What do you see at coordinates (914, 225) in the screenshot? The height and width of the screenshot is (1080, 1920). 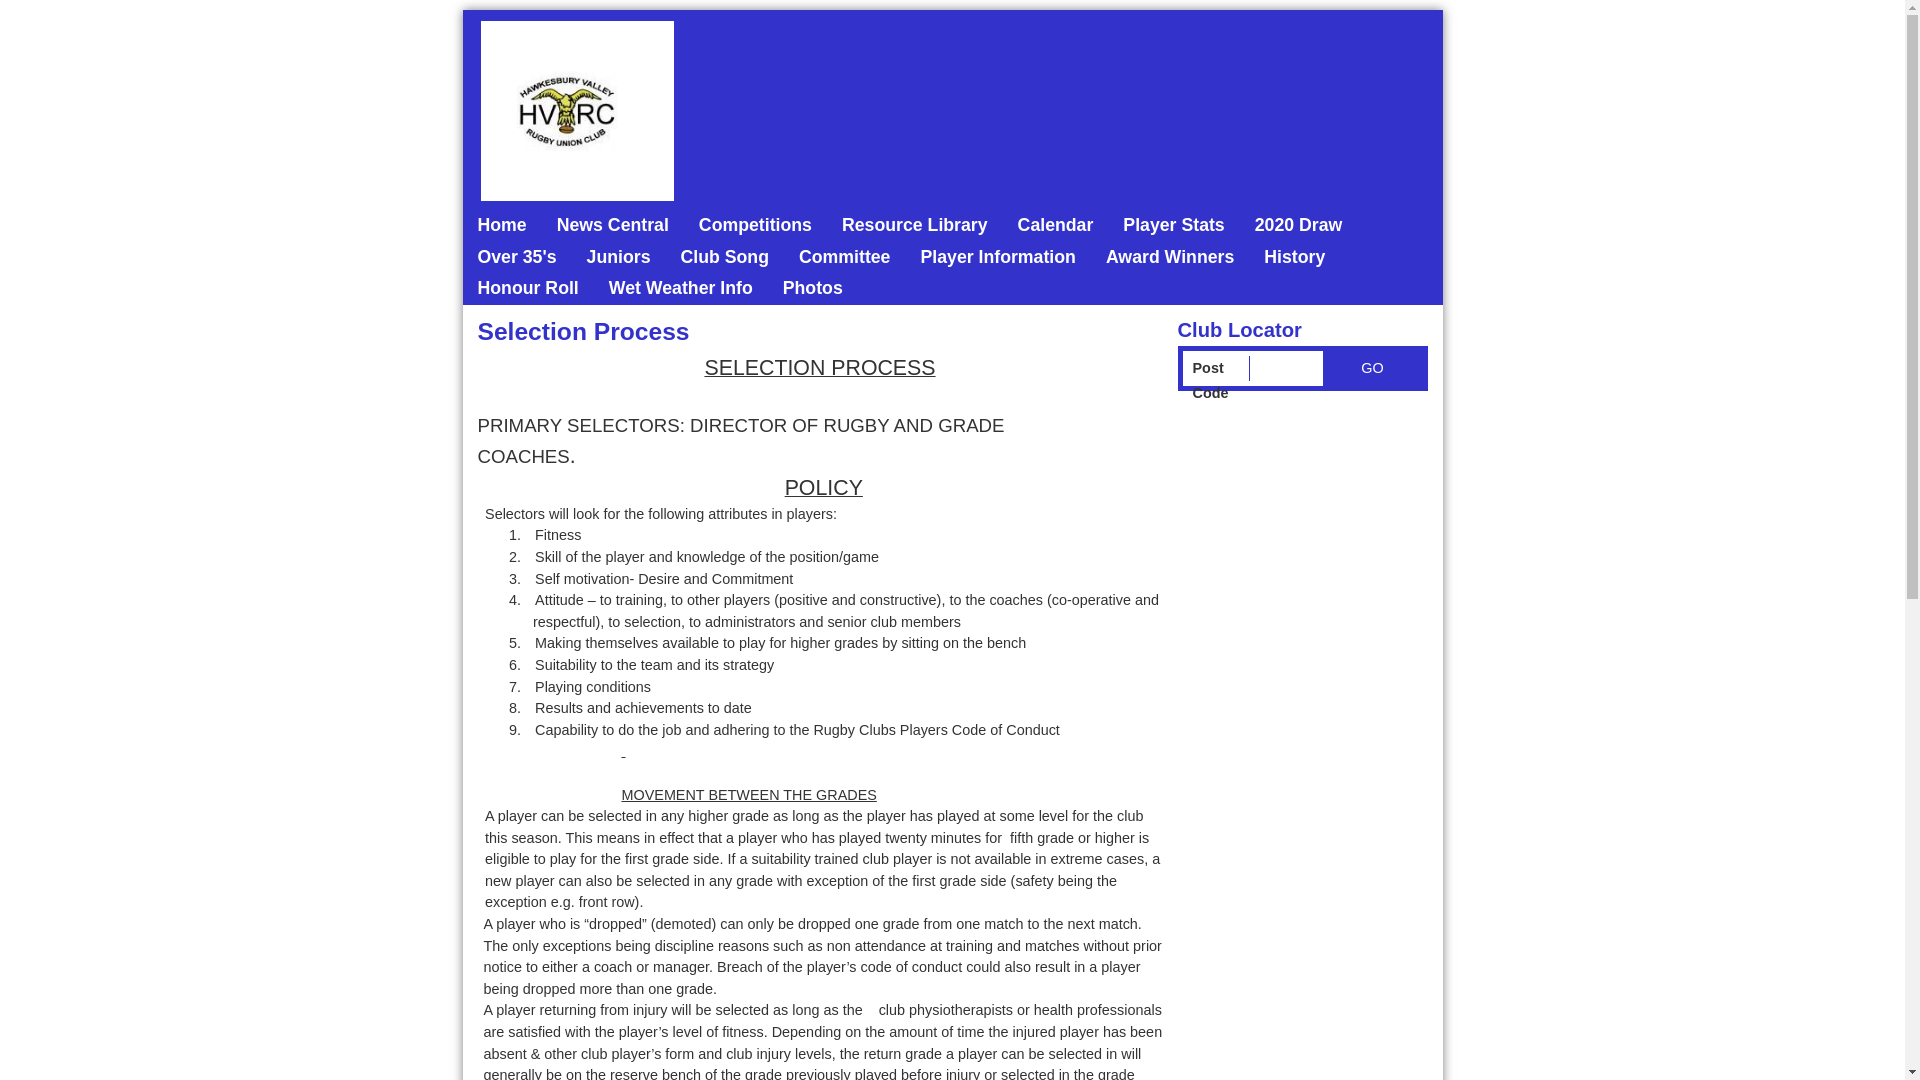 I see `'Resource Library'` at bounding box center [914, 225].